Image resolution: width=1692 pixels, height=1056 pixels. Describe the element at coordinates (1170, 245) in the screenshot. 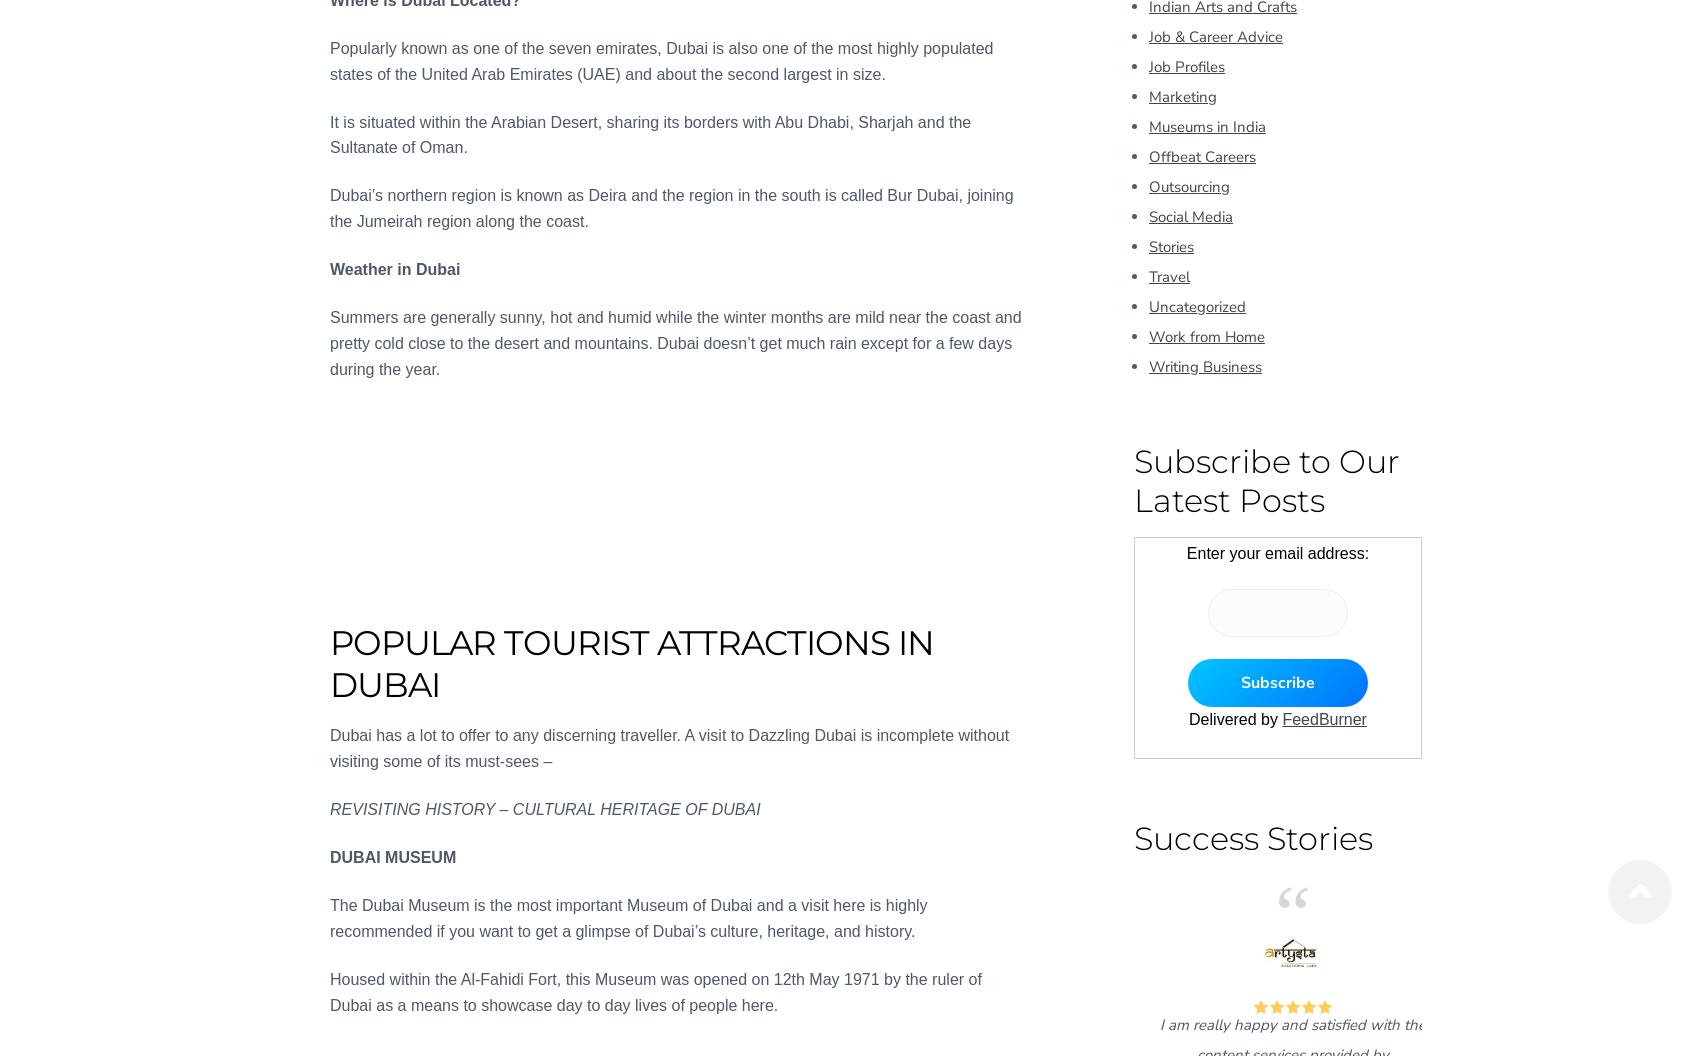

I see `'Stories'` at that location.